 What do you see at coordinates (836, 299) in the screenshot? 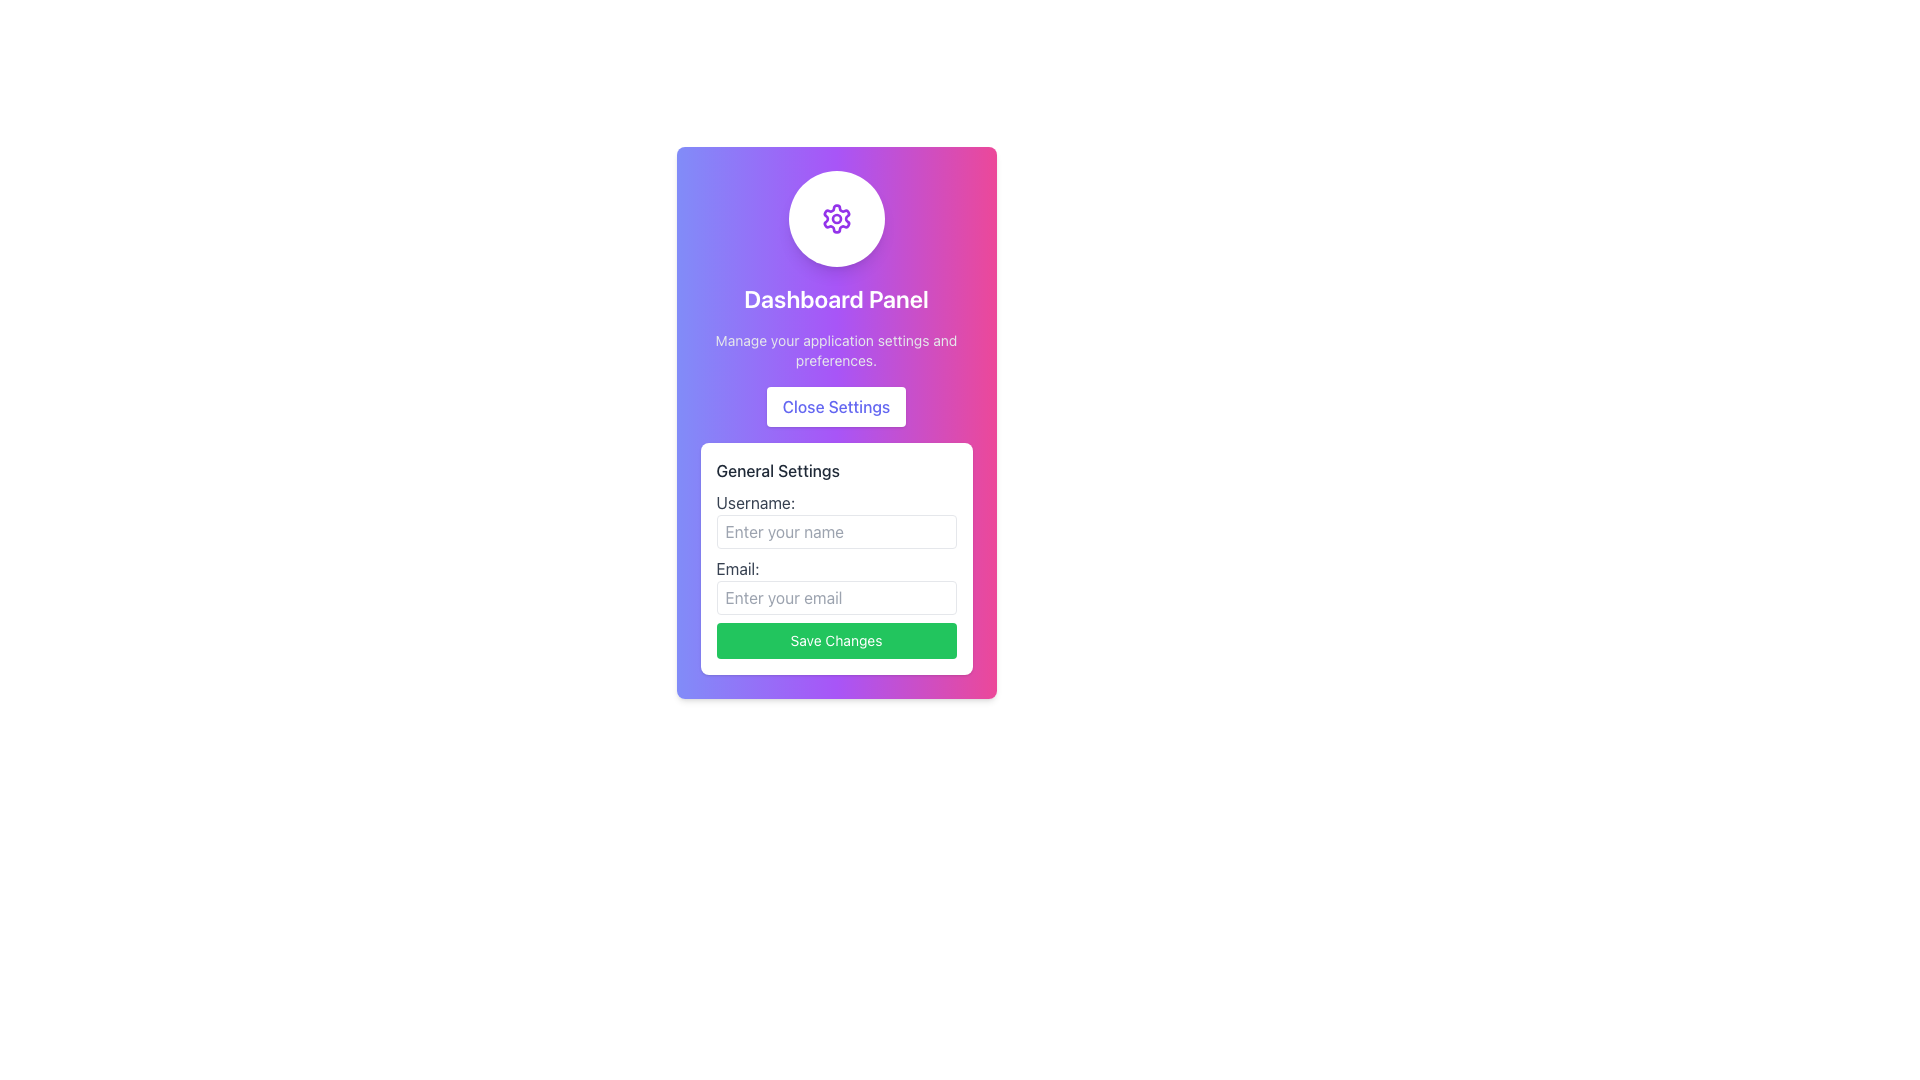
I see `the Dashboard Panel title text label, which is centrally aligned below a cog icon and above the settings description` at bounding box center [836, 299].